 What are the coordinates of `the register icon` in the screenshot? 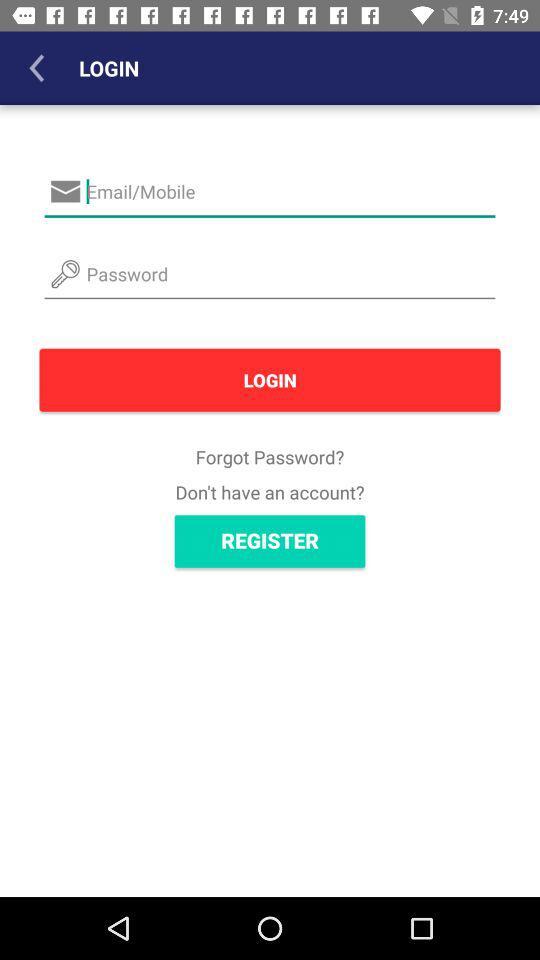 It's located at (270, 541).